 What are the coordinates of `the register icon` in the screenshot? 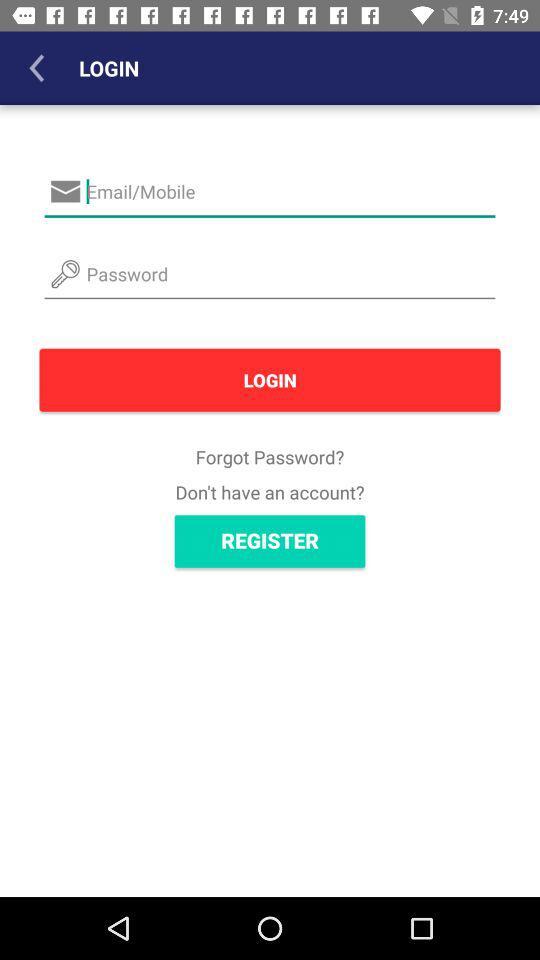 It's located at (270, 541).